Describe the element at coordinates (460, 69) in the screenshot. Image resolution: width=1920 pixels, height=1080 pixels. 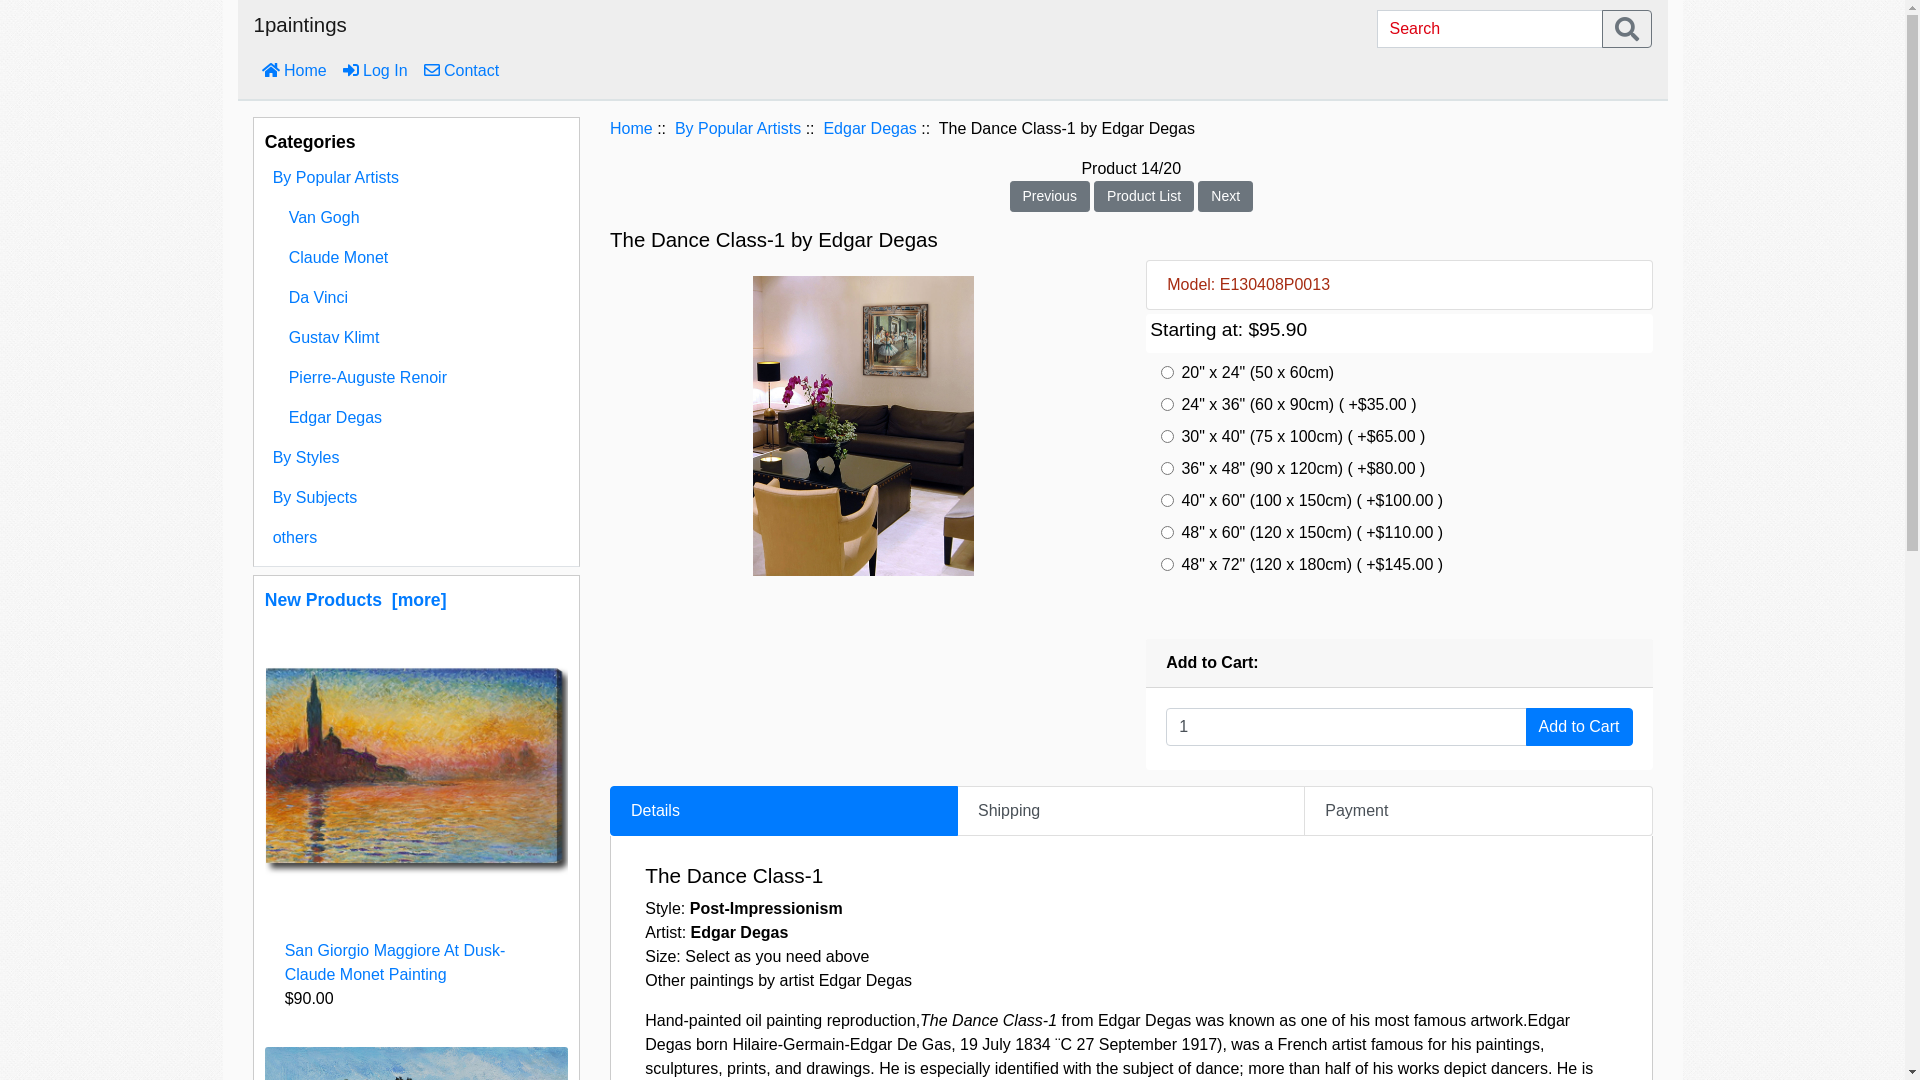
I see `'Contact'` at that location.